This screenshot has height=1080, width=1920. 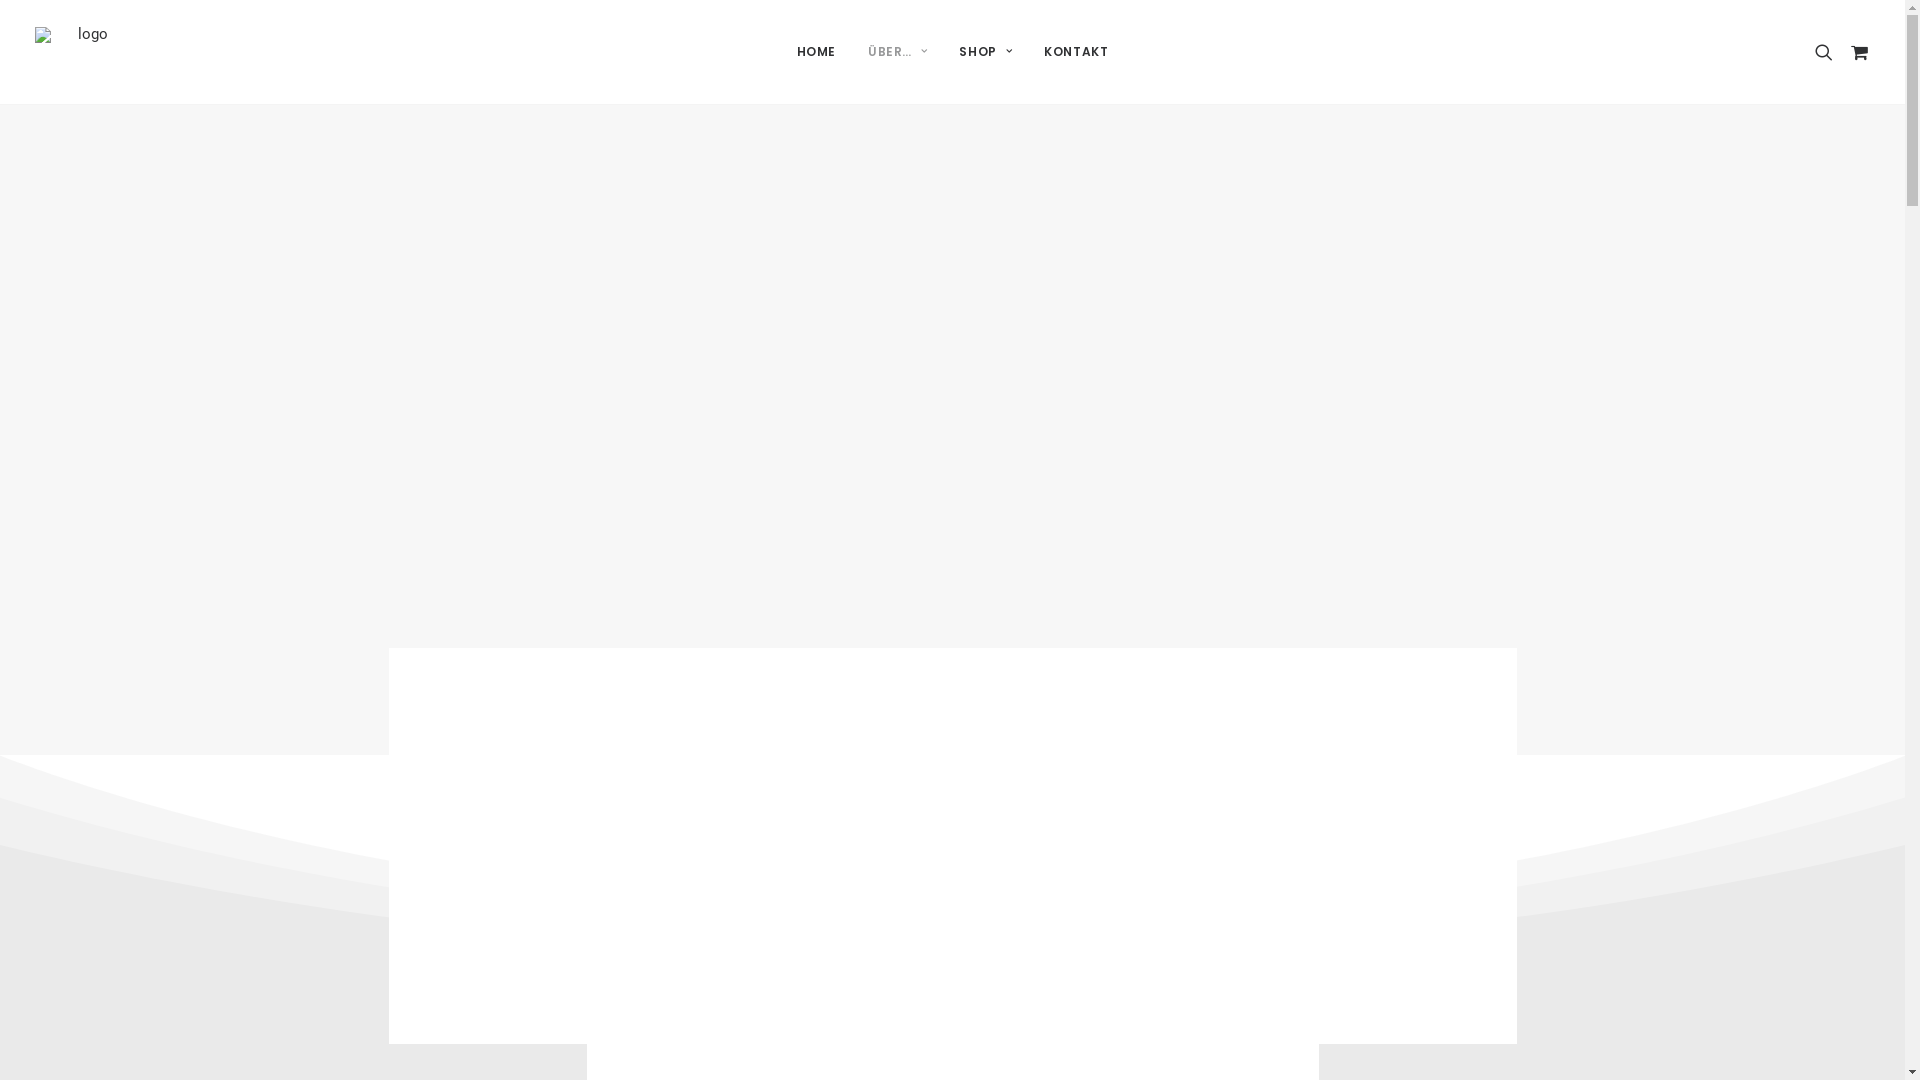 I want to click on 'SHOP', so click(x=985, y=50).